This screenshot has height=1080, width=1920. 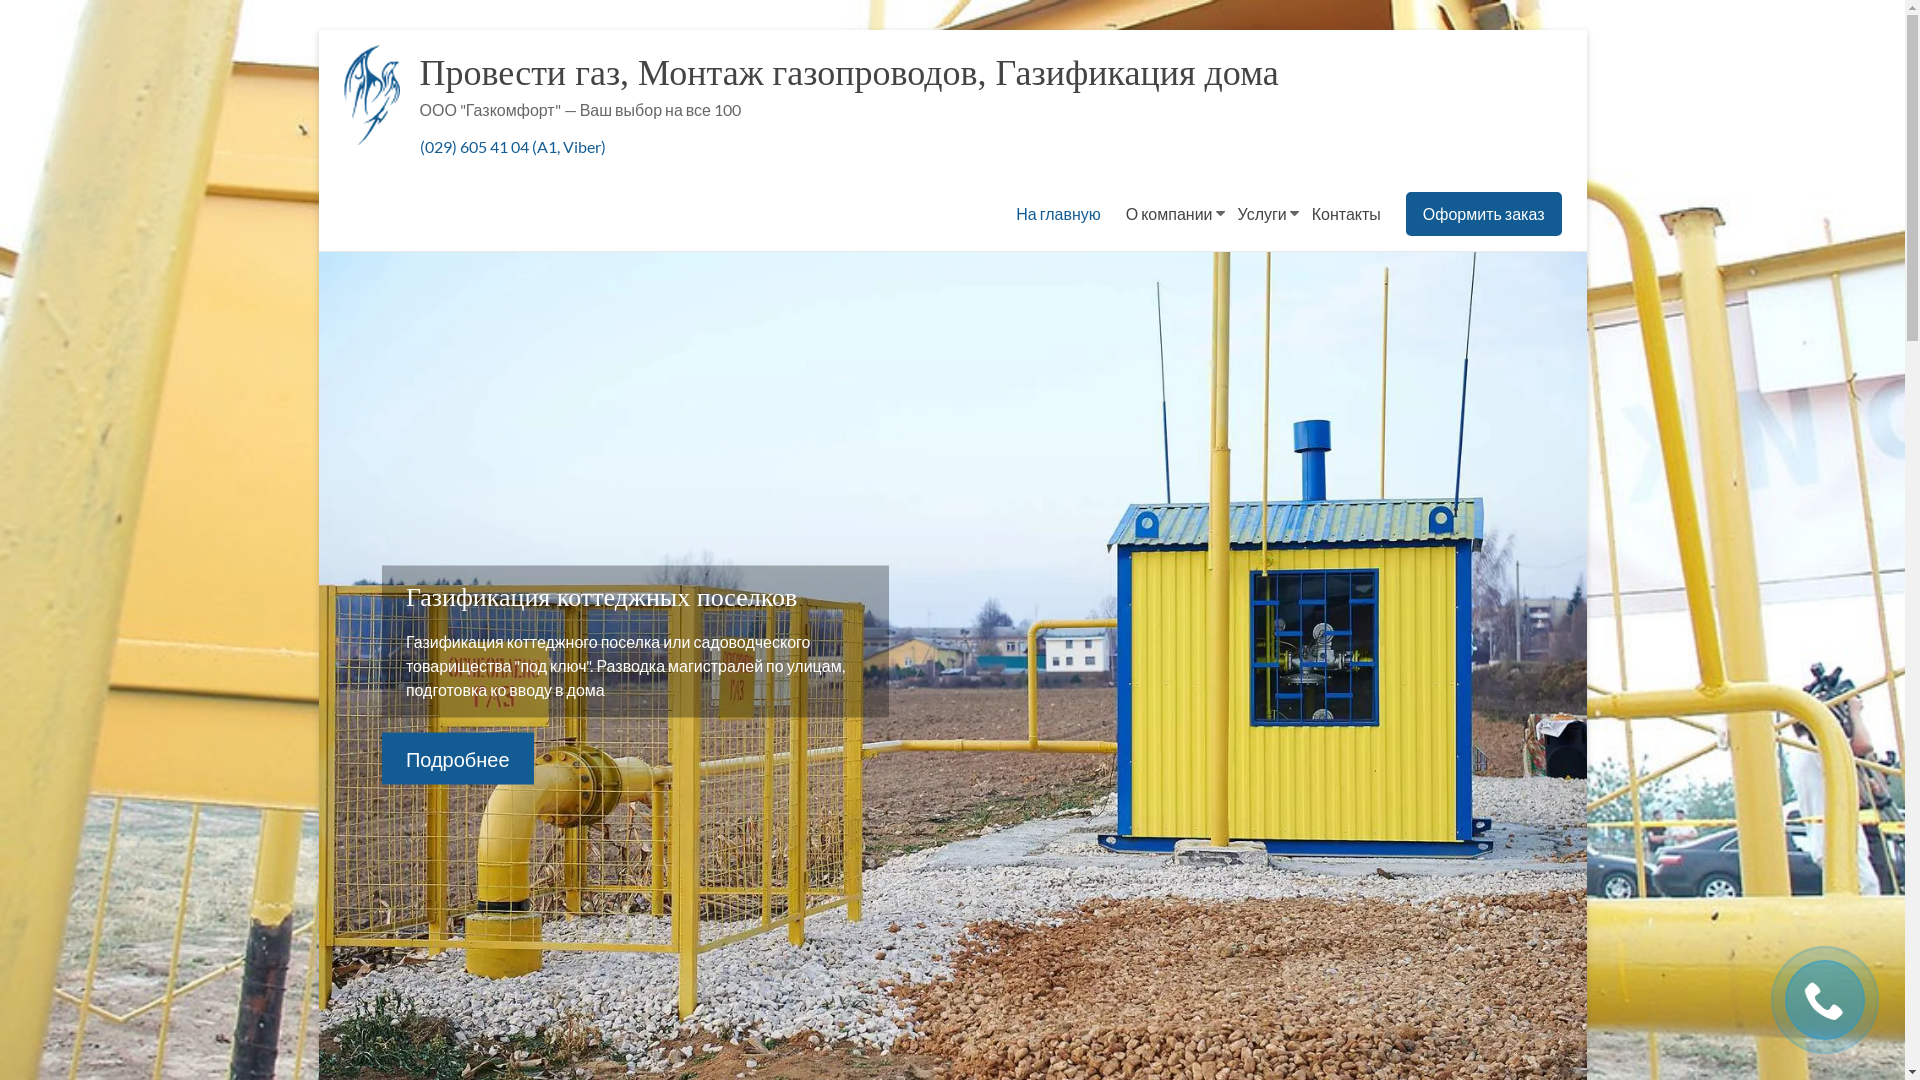 I want to click on '(029) 605 41 04 (A1, Viber)', so click(x=419, y=145).